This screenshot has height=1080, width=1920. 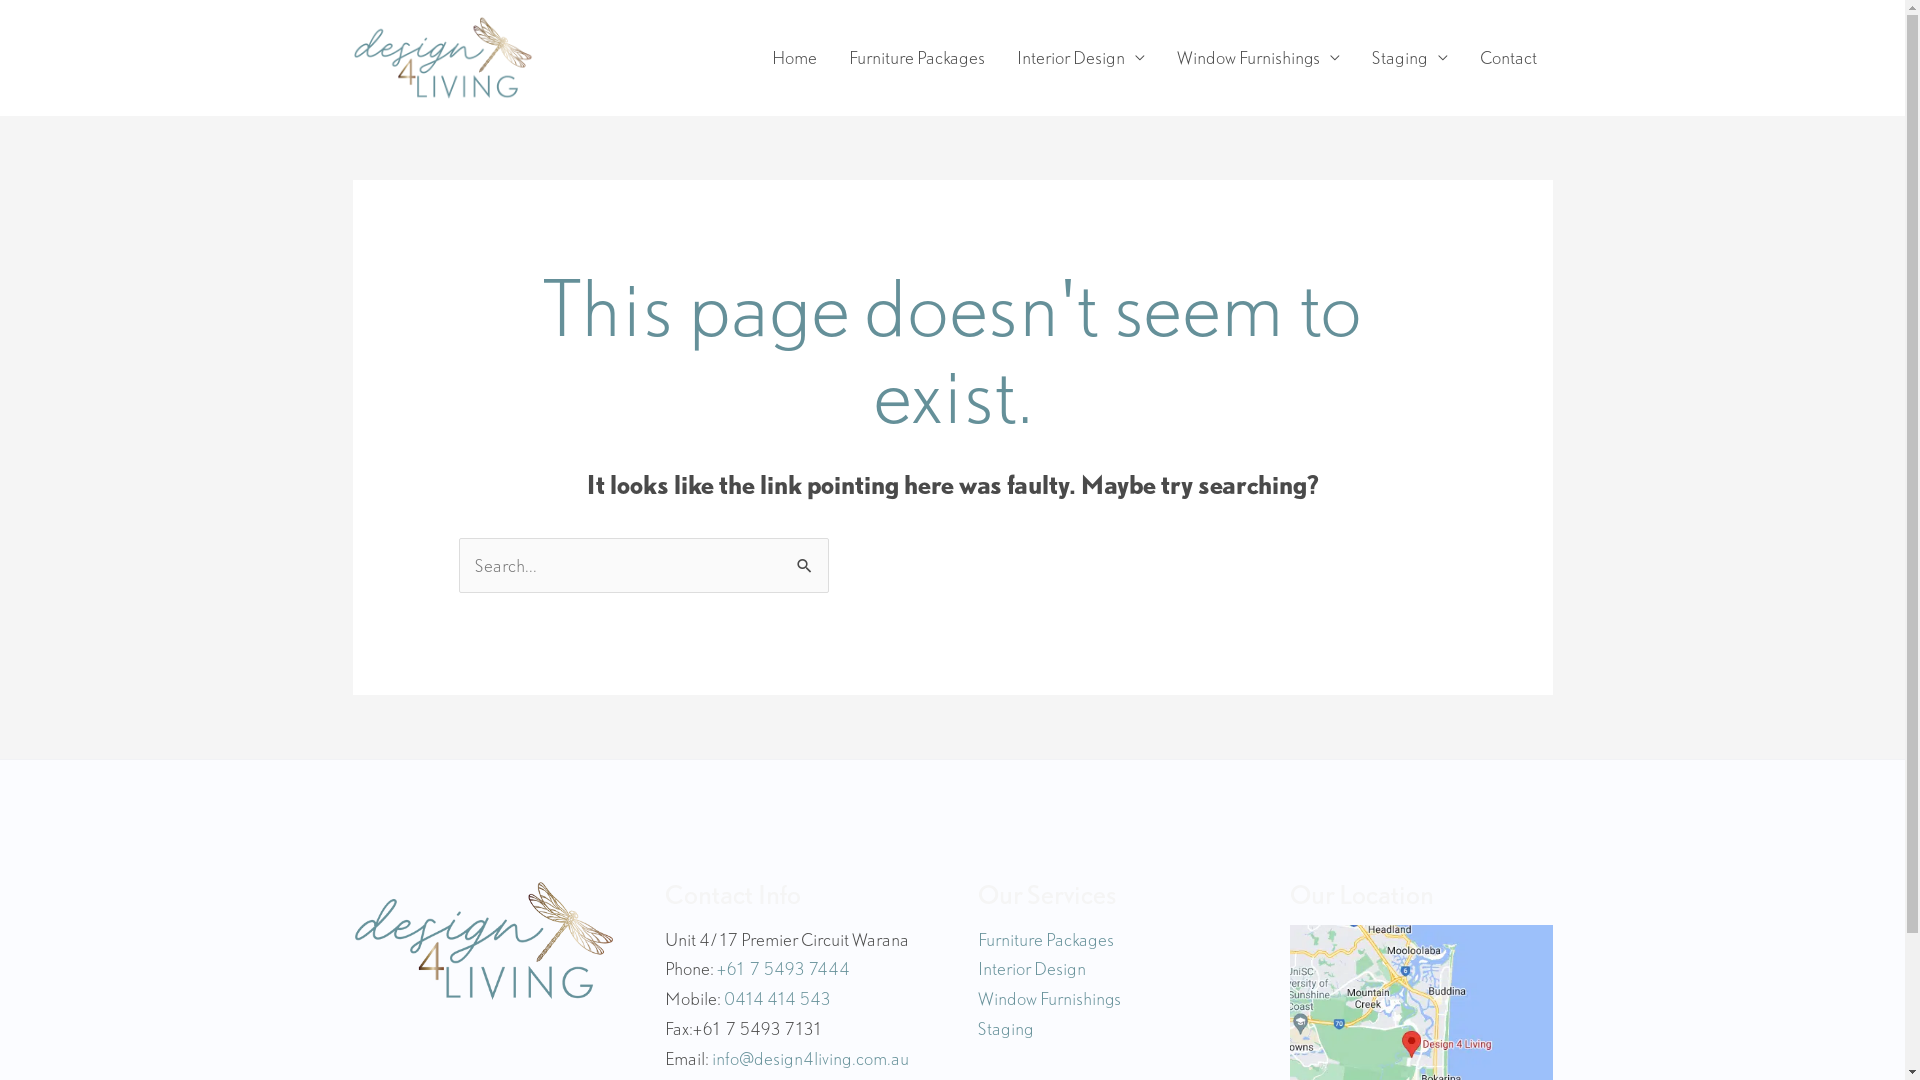 What do you see at coordinates (782, 967) in the screenshot?
I see `'+61 7 5493 7444'` at bounding box center [782, 967].